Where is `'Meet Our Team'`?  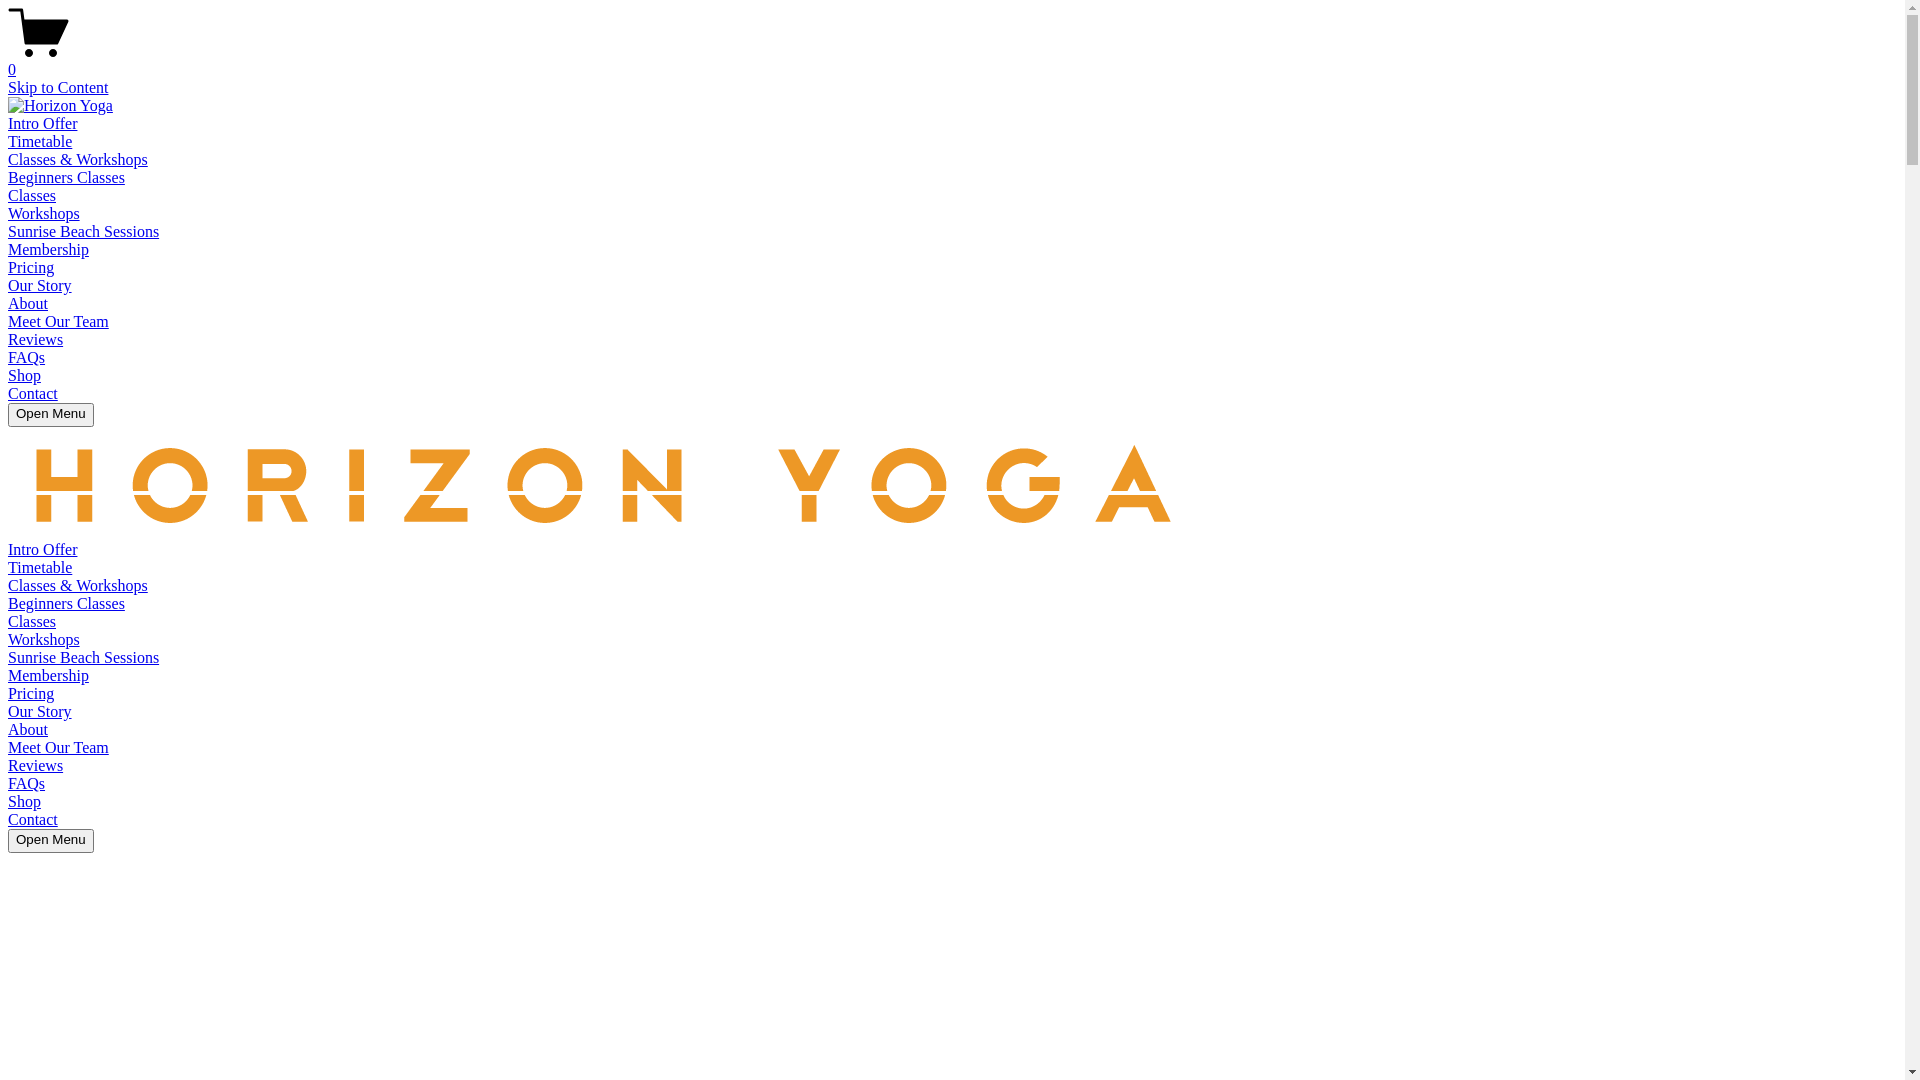 'Meet Our Team' is located at coordinates (58, 320).